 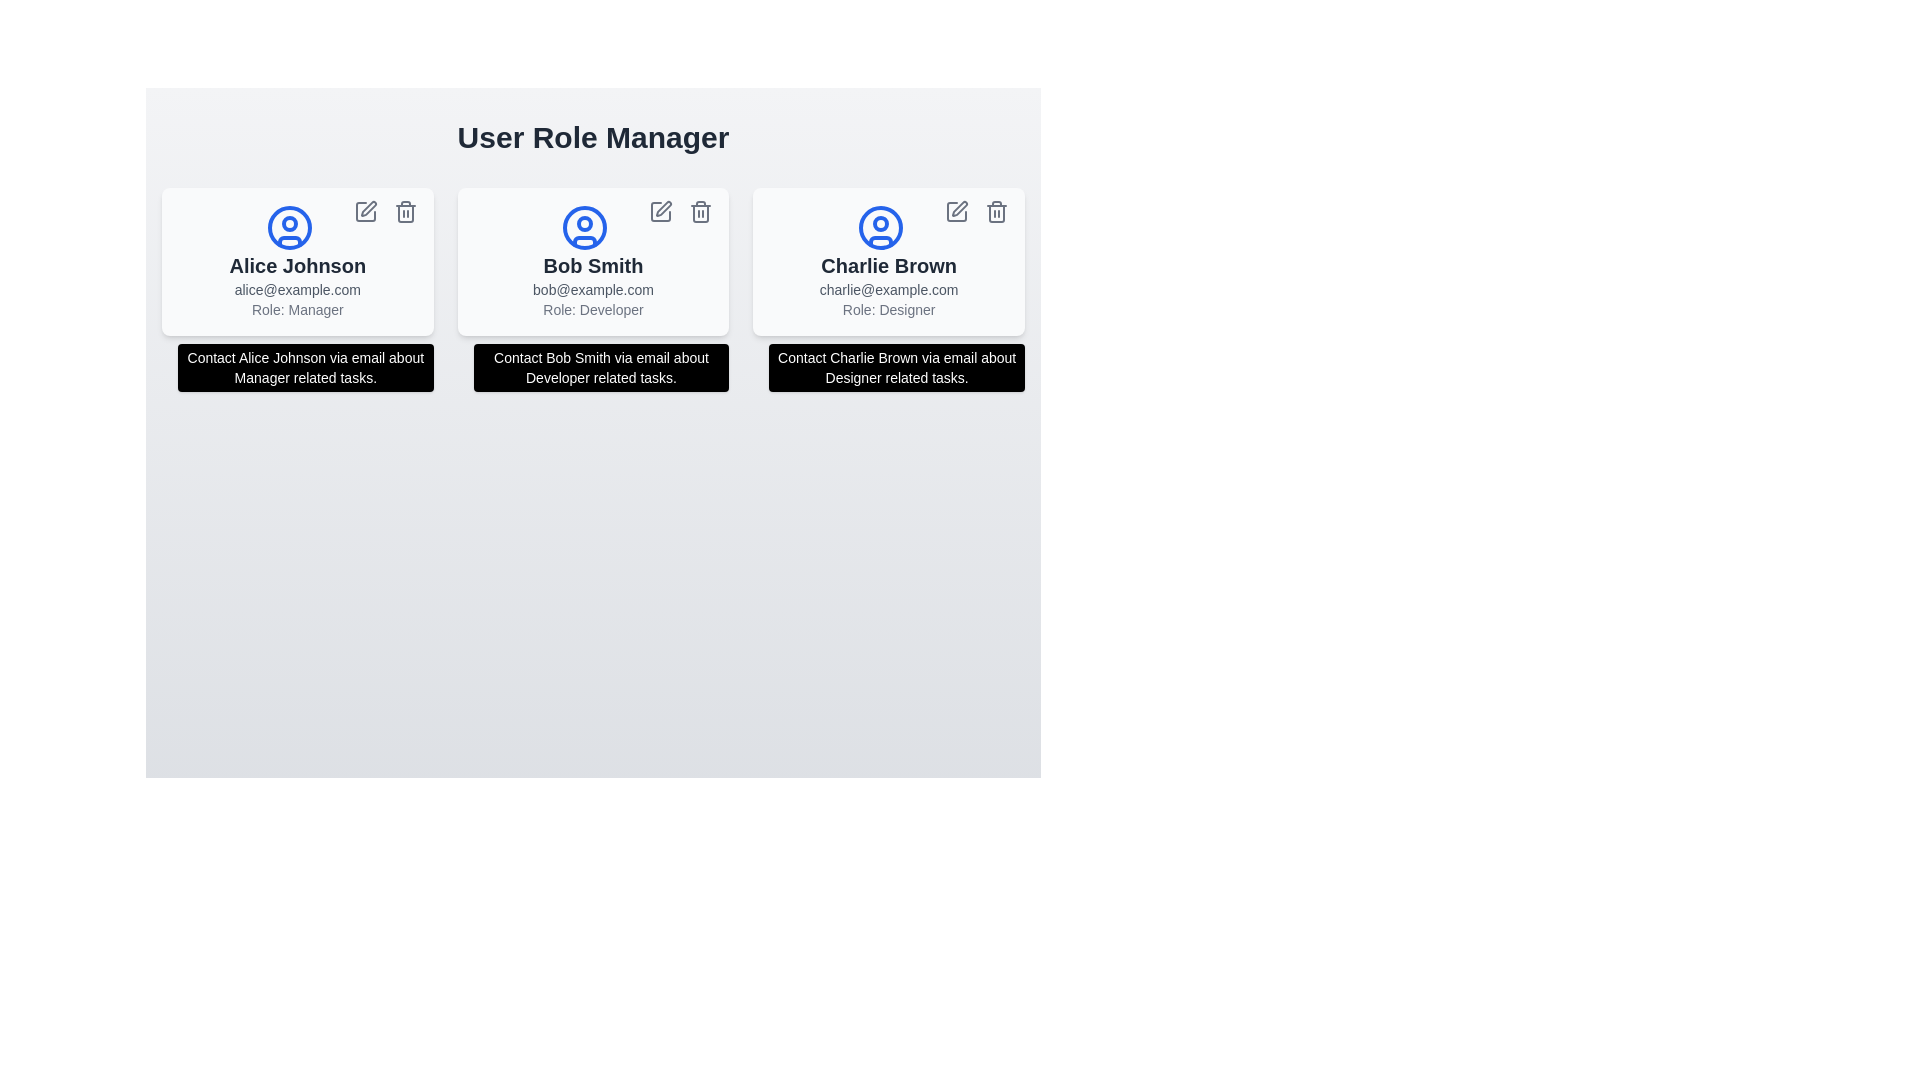 I want to click on and read the text displayed in the user identification label located at the top of the leftmost profile card, which is above the email 'alice@example.com' and the role description 'Role: Manager', so click(x=296, y=265).